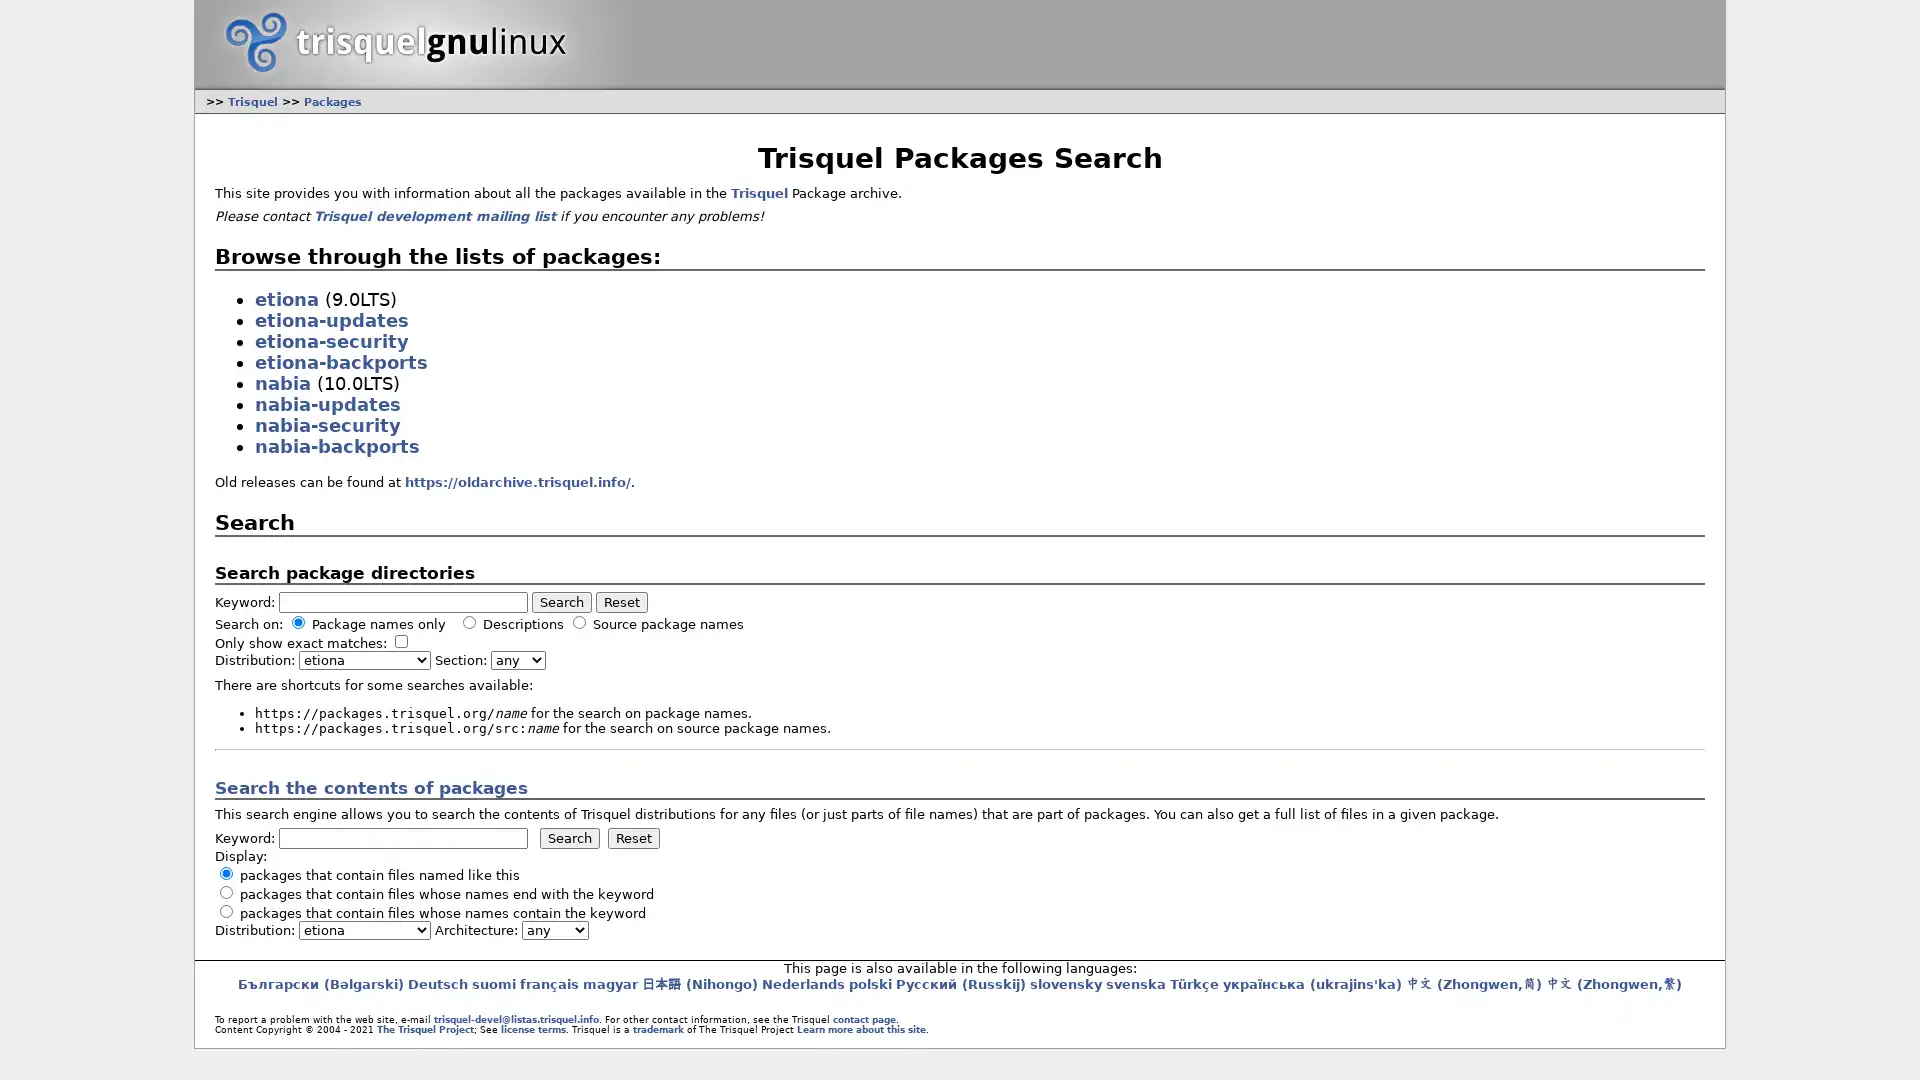 The height and width of the screenshot is (1080, 1920). I want to click on Reset, so click(632, 837).